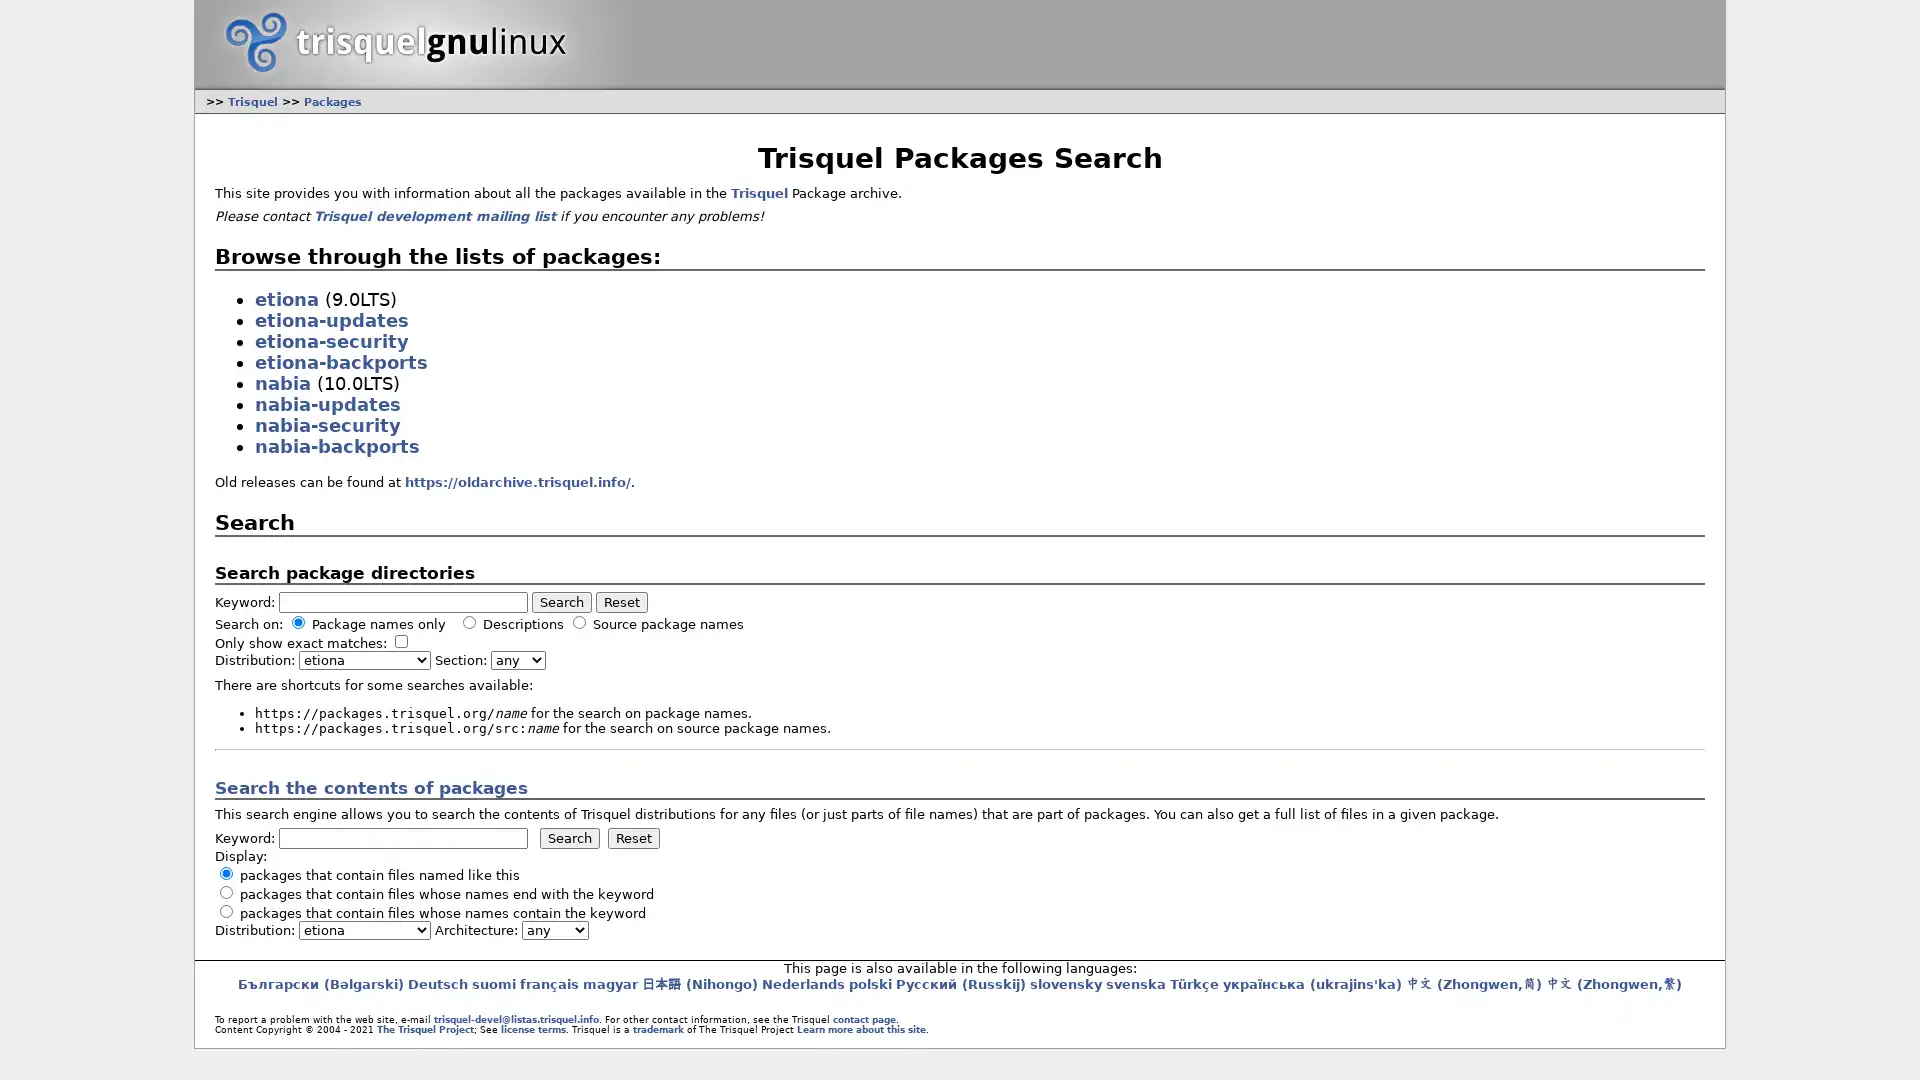 The height and width of the screenshot is (1080, 1920). I want to click on Reset, so click(632, 837).